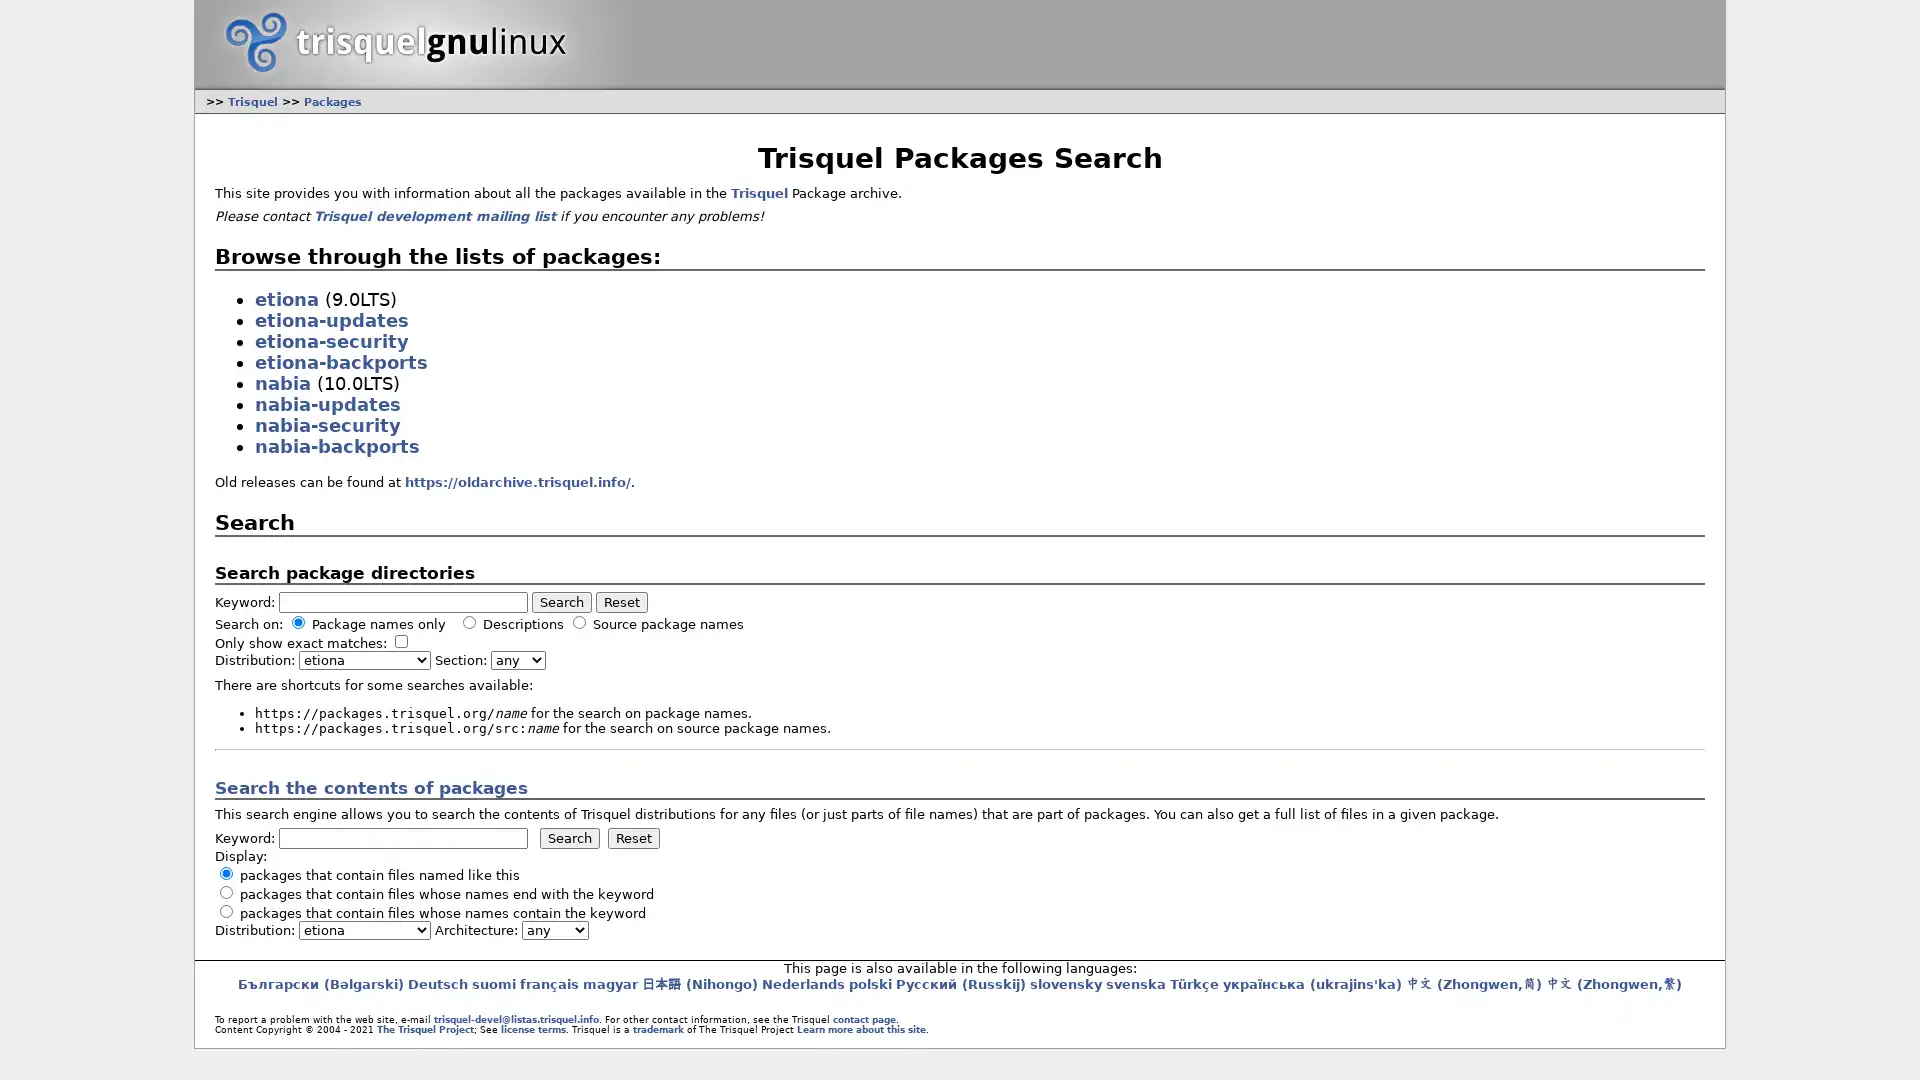 The height and width of the screenshot is (1080, 1920). I want to click on Reset, so click(632, 837).